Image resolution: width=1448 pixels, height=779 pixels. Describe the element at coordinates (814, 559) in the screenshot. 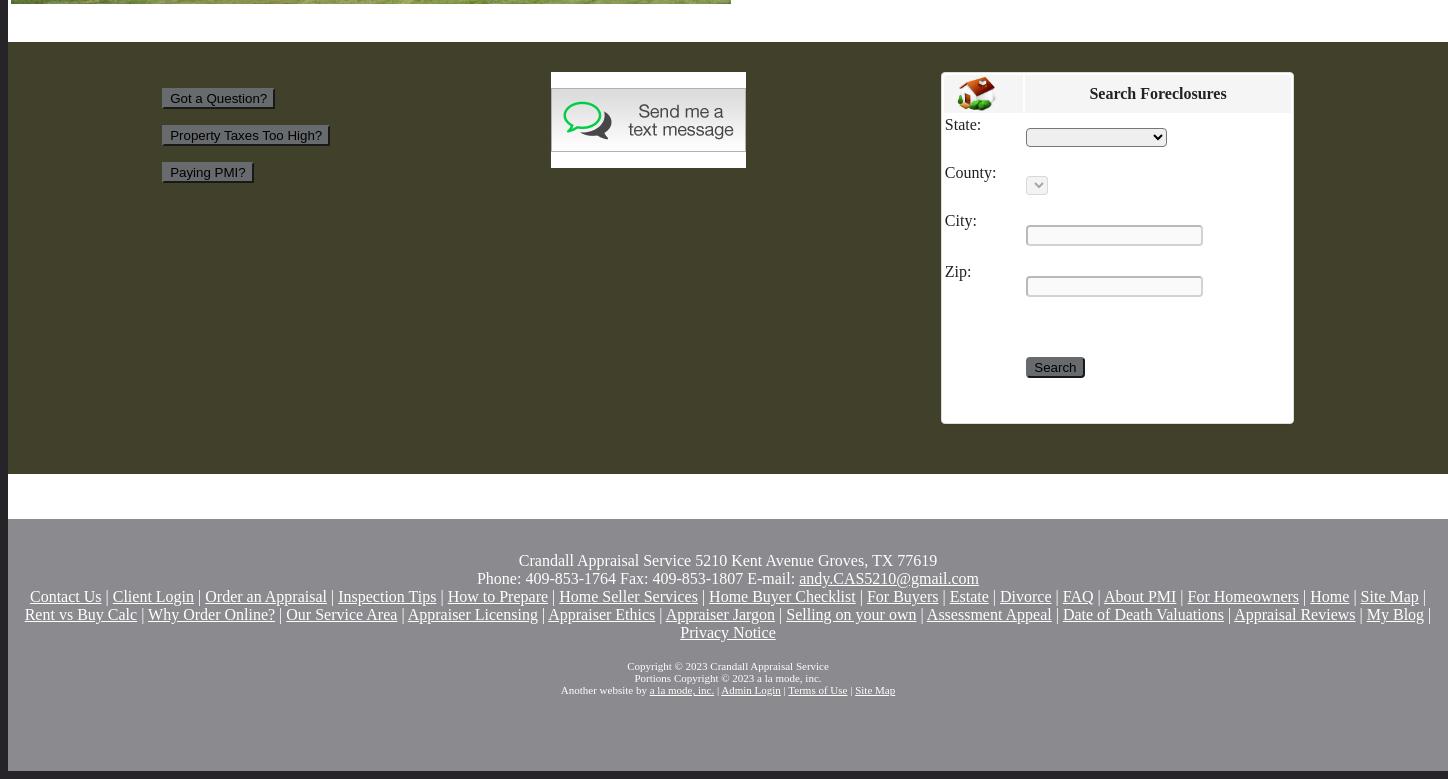

I see `'5210 Kent Avenue  Groves, TX 77619'` at that location.